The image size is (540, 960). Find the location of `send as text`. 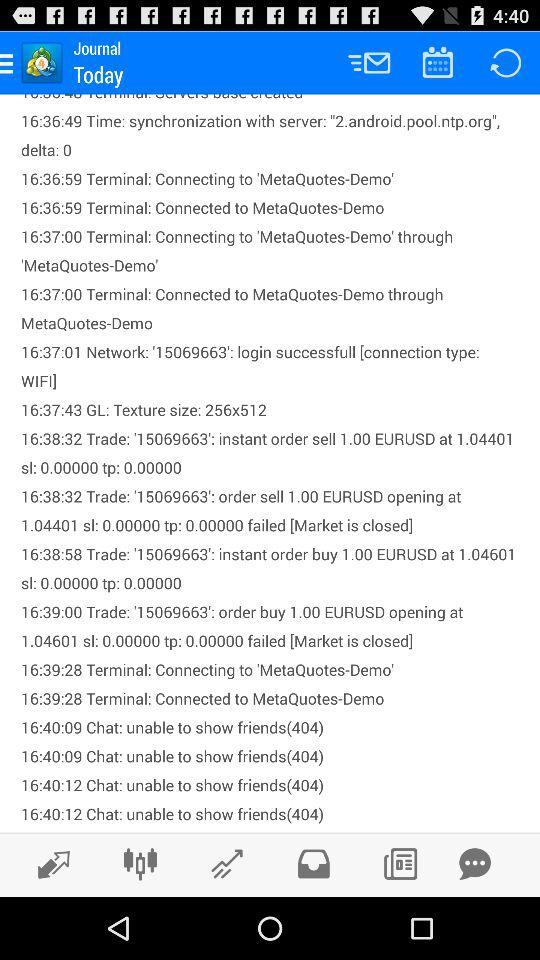

send as text is located at coordinates (474, 863).